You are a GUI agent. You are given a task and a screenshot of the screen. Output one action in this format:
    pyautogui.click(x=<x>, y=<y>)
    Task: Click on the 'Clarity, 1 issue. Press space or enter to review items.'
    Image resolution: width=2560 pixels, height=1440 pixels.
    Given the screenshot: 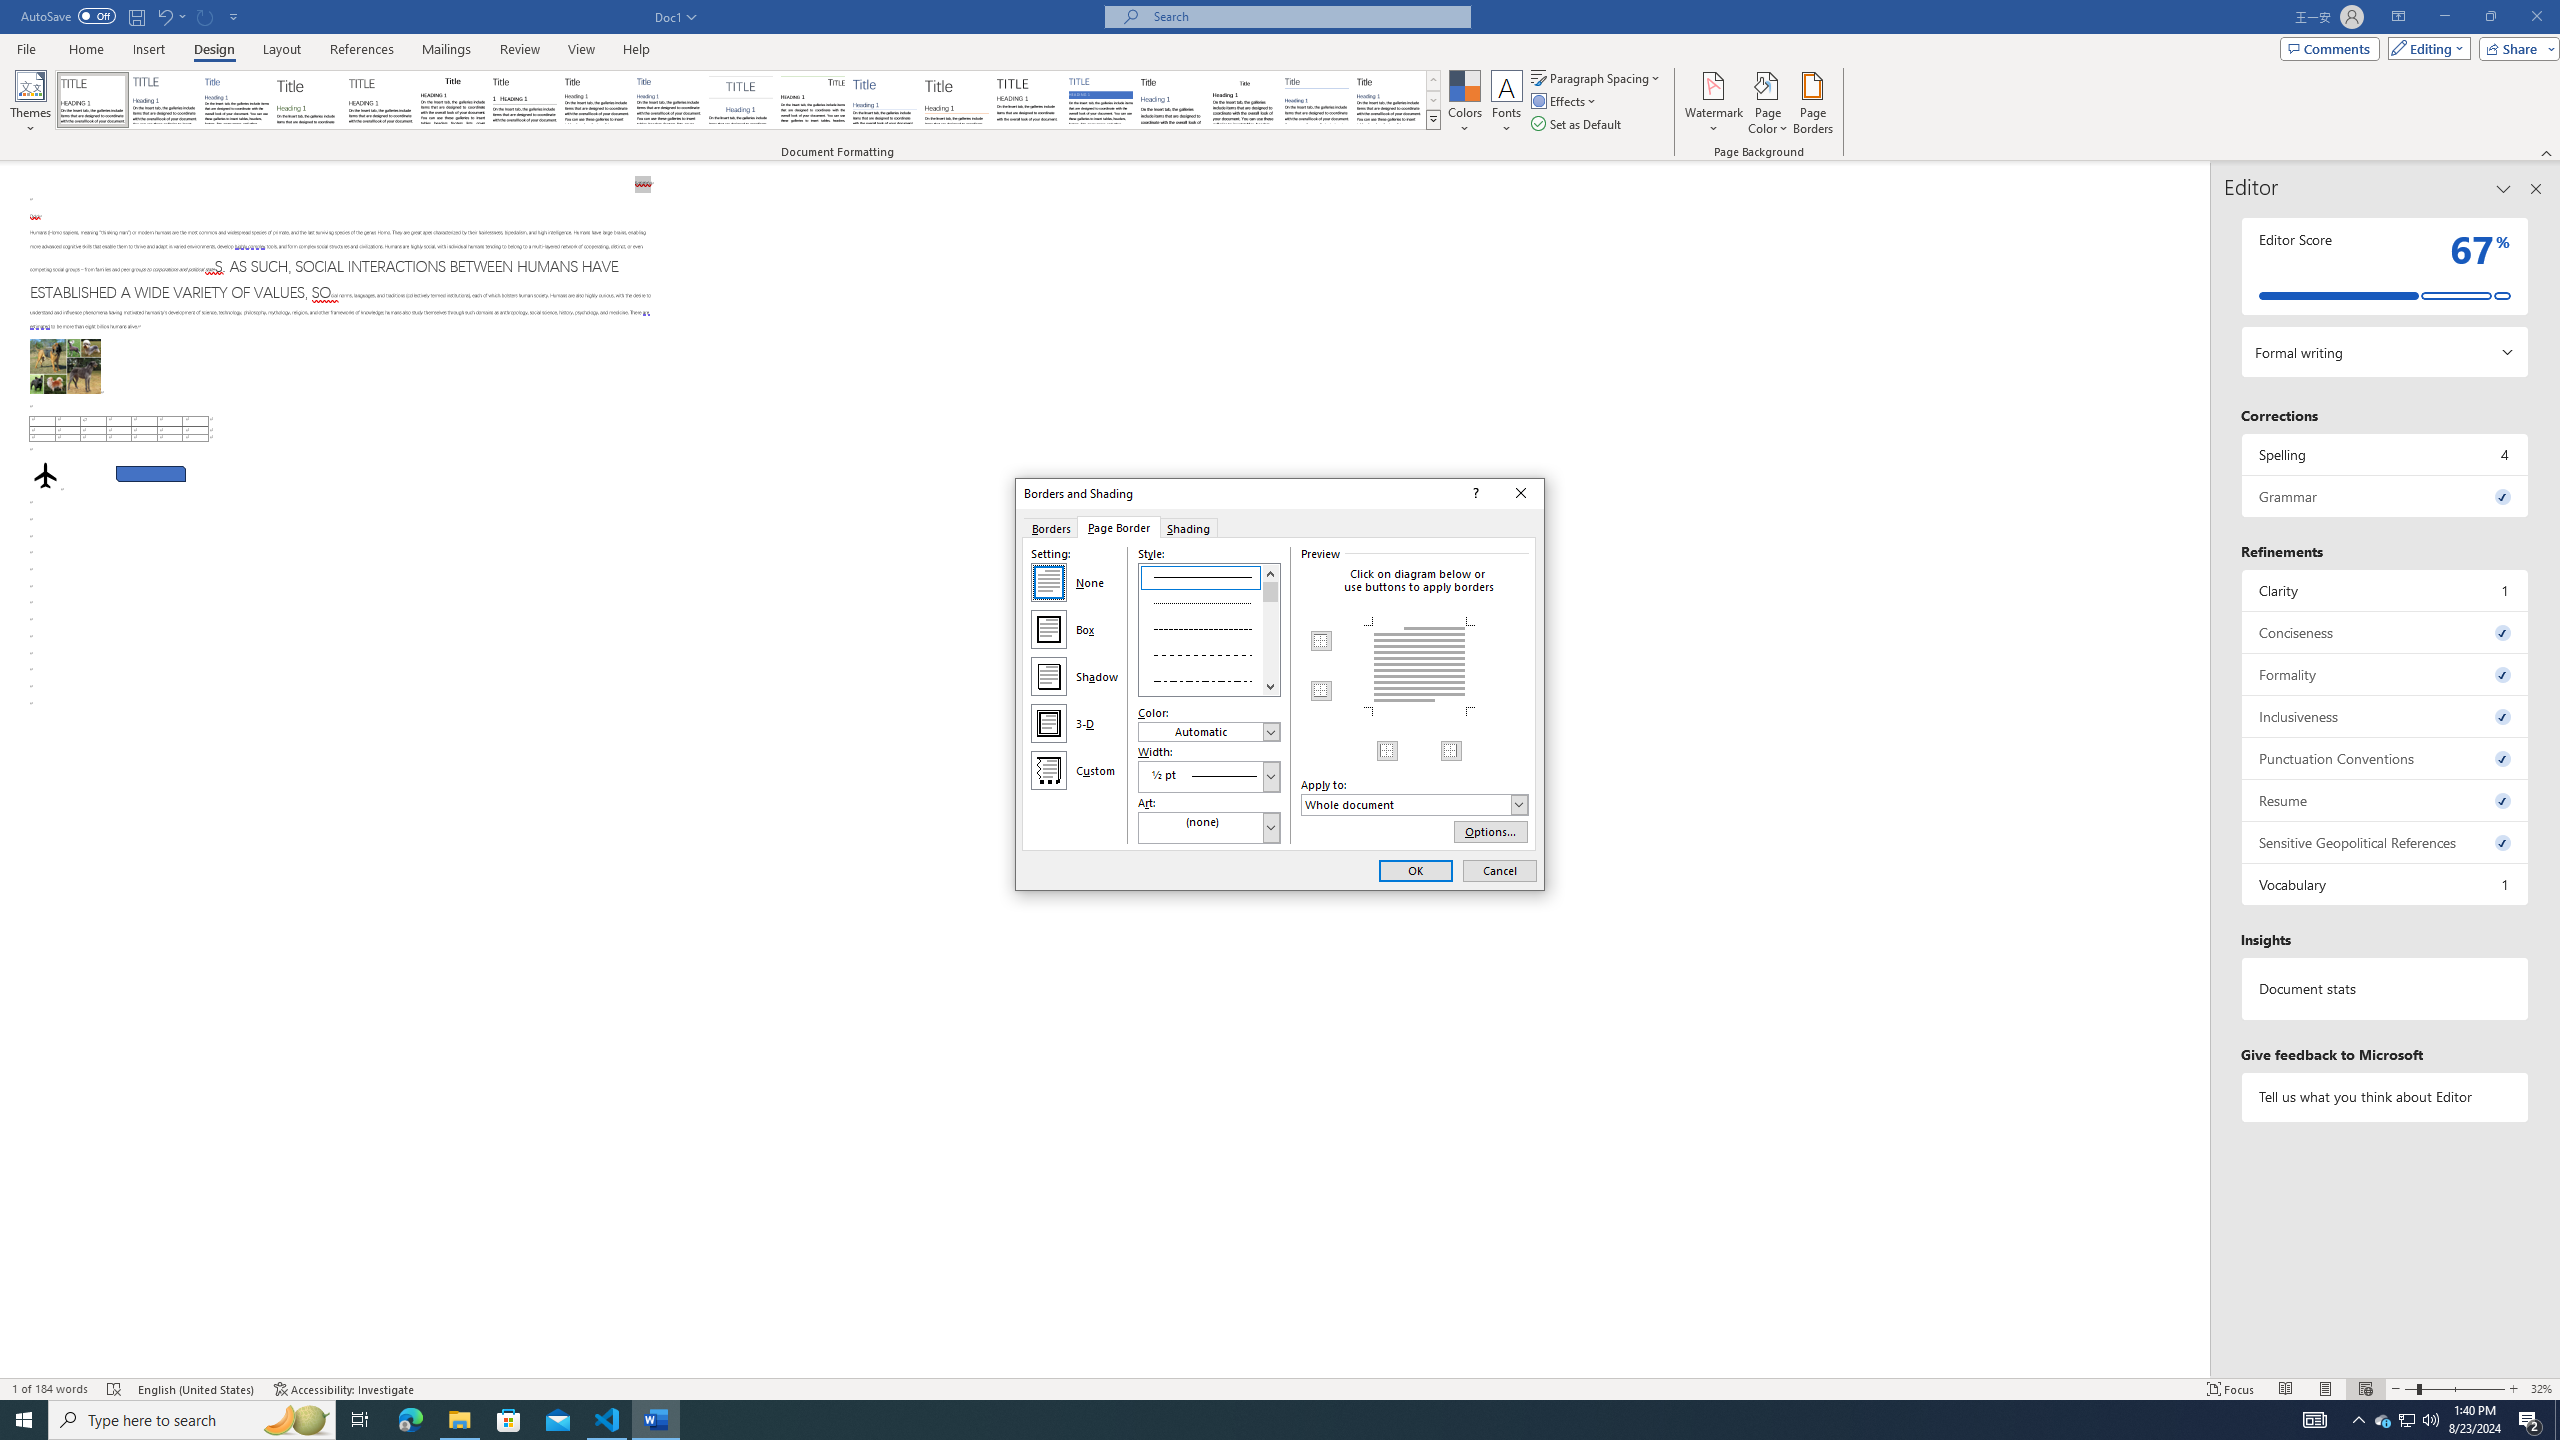 What is the action you would take?
    pyautogui.click(x=2384, y=589)
    